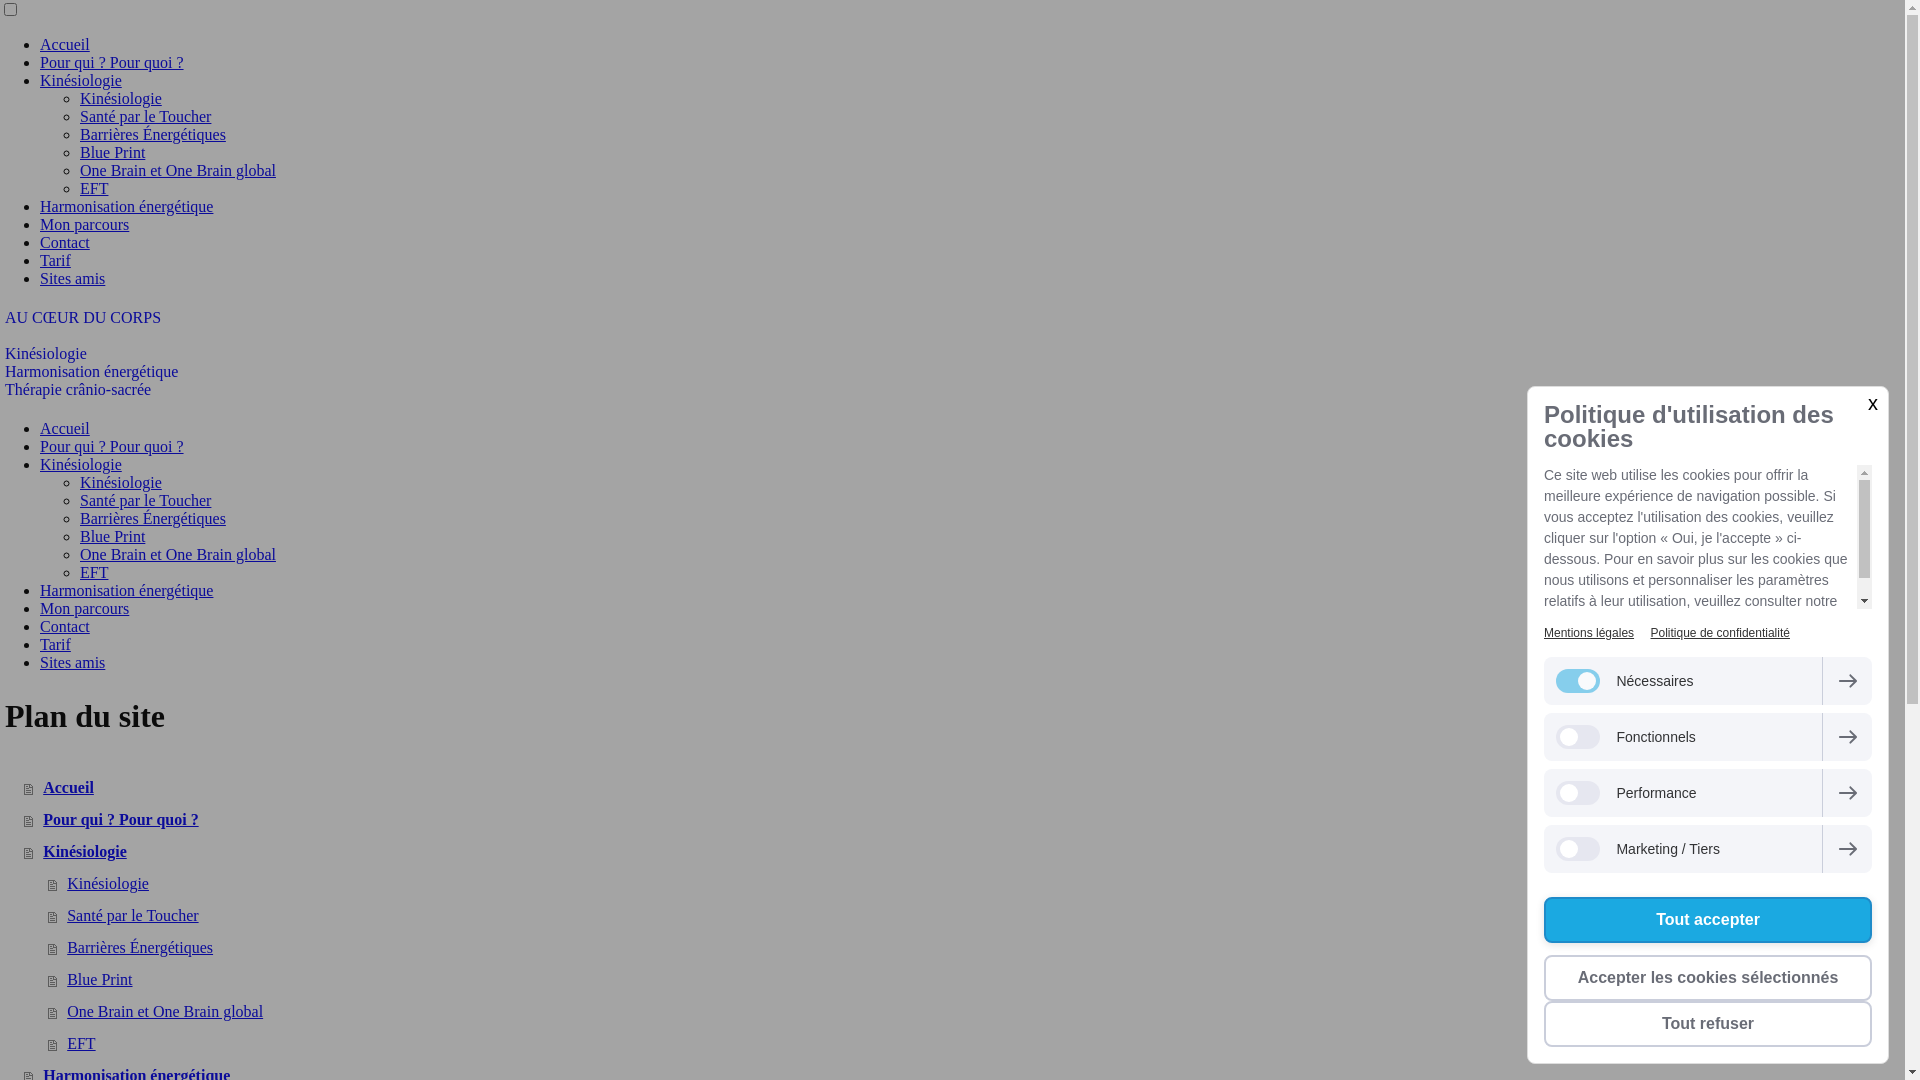 The image size is (1920, 1080). Describe the element at coordinates (1707, 920) in the screenshot. I see `'Tout accepter'` at that location.